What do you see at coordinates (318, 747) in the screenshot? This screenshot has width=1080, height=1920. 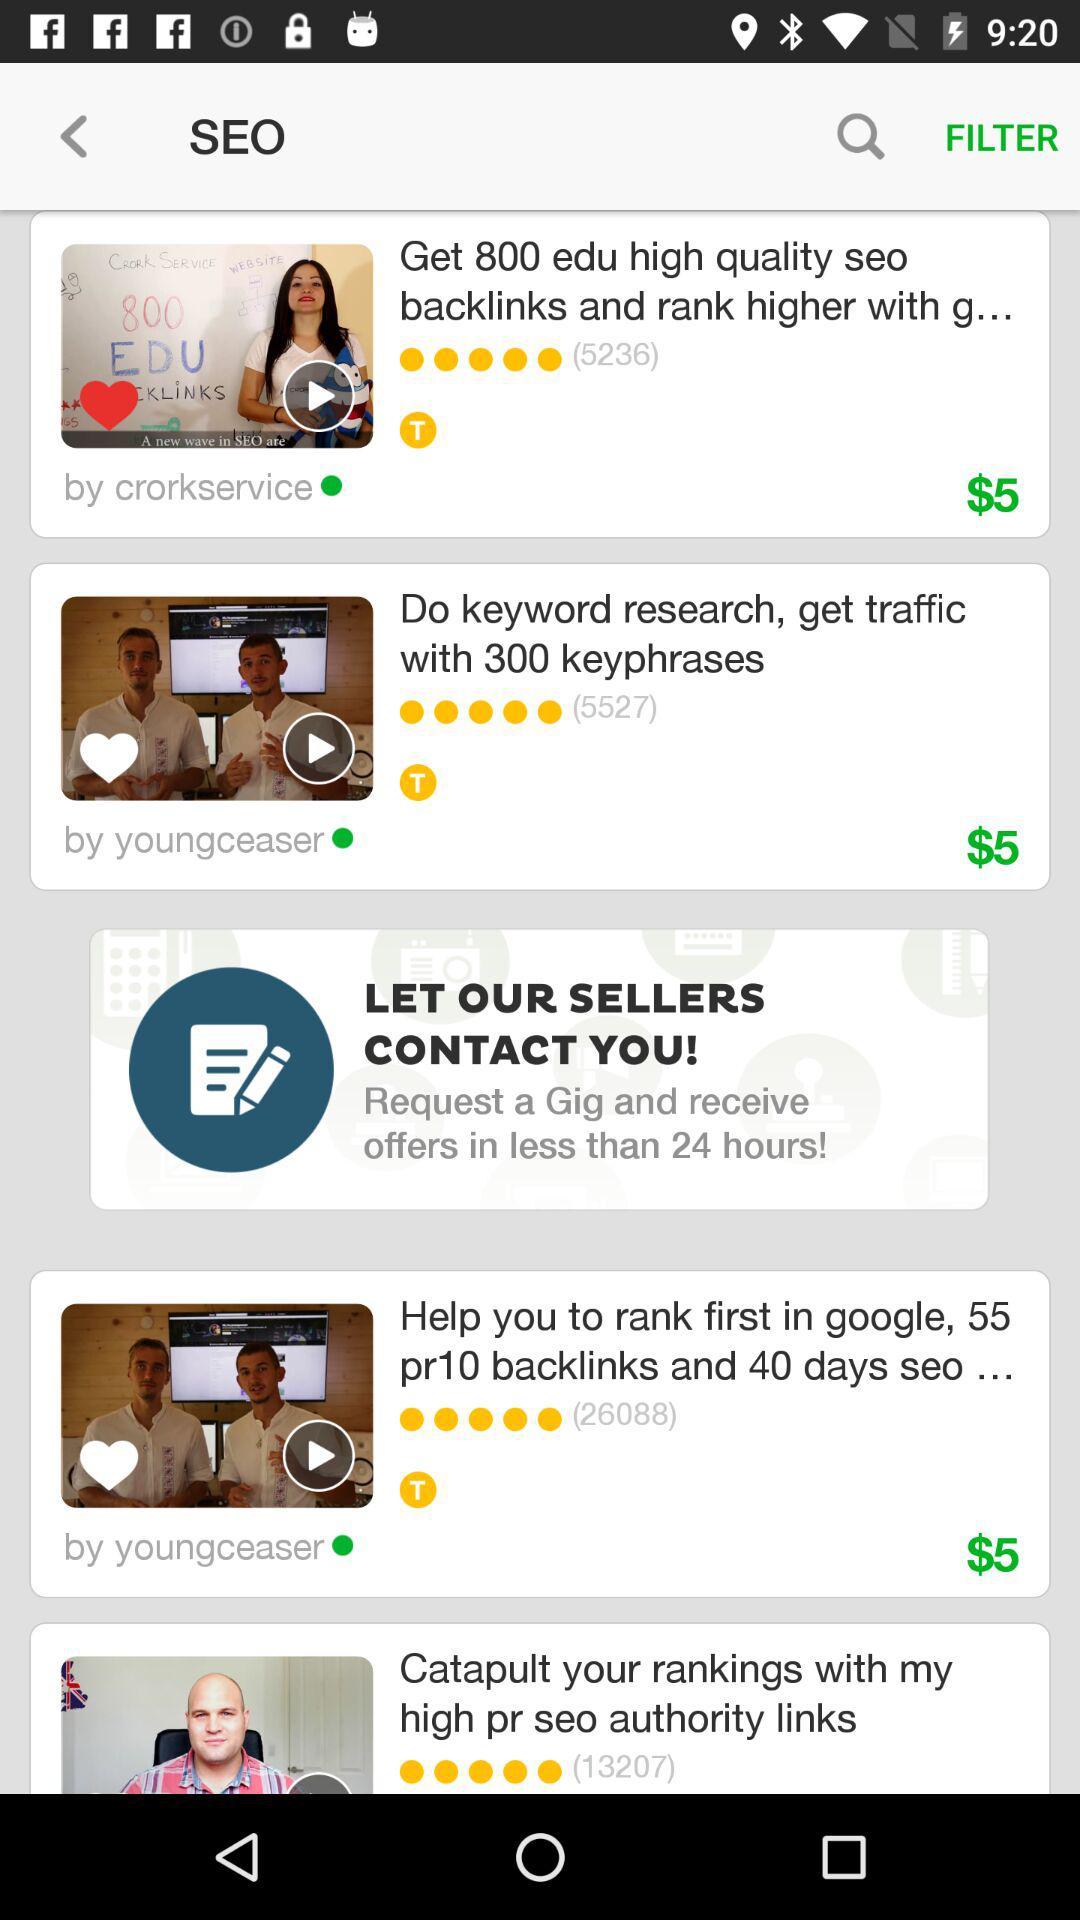 I see `the video icon in the second block` at bounding box center [318, 747].